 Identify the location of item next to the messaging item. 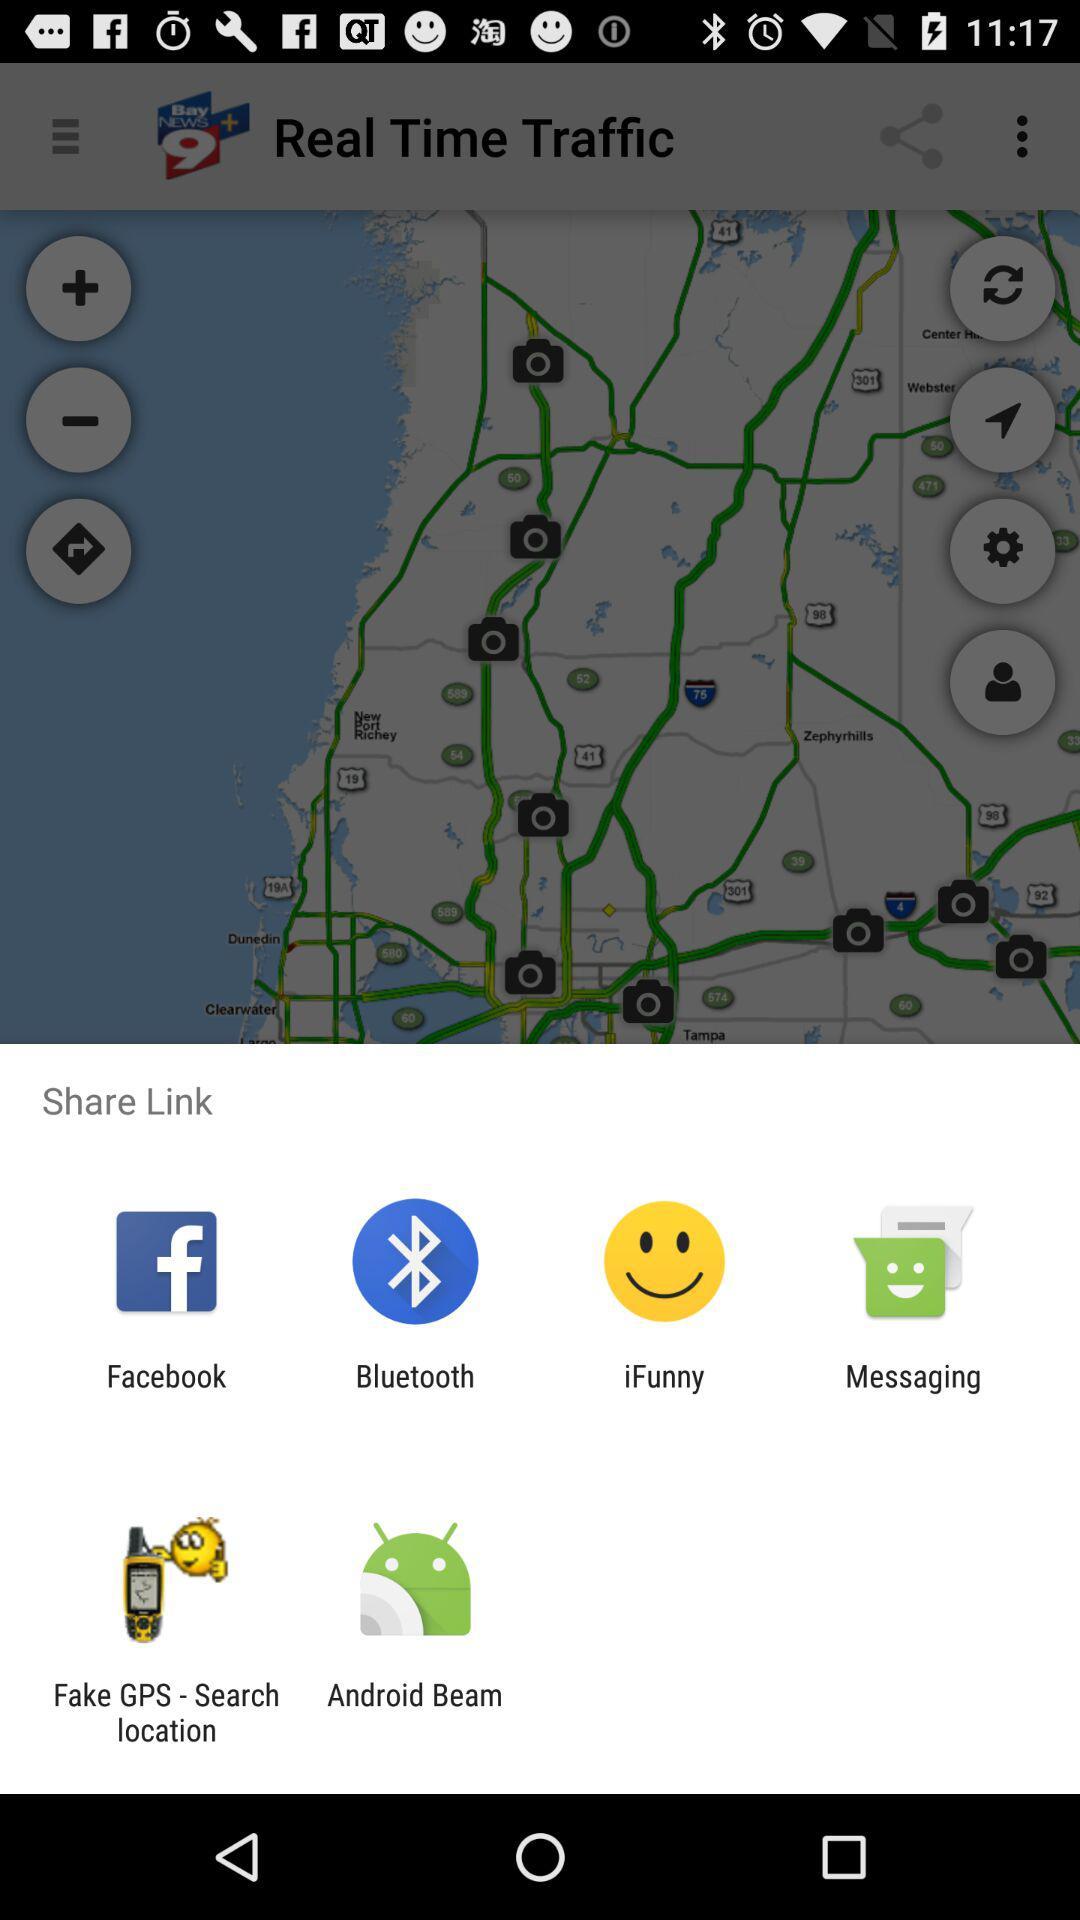
(664, 1392).